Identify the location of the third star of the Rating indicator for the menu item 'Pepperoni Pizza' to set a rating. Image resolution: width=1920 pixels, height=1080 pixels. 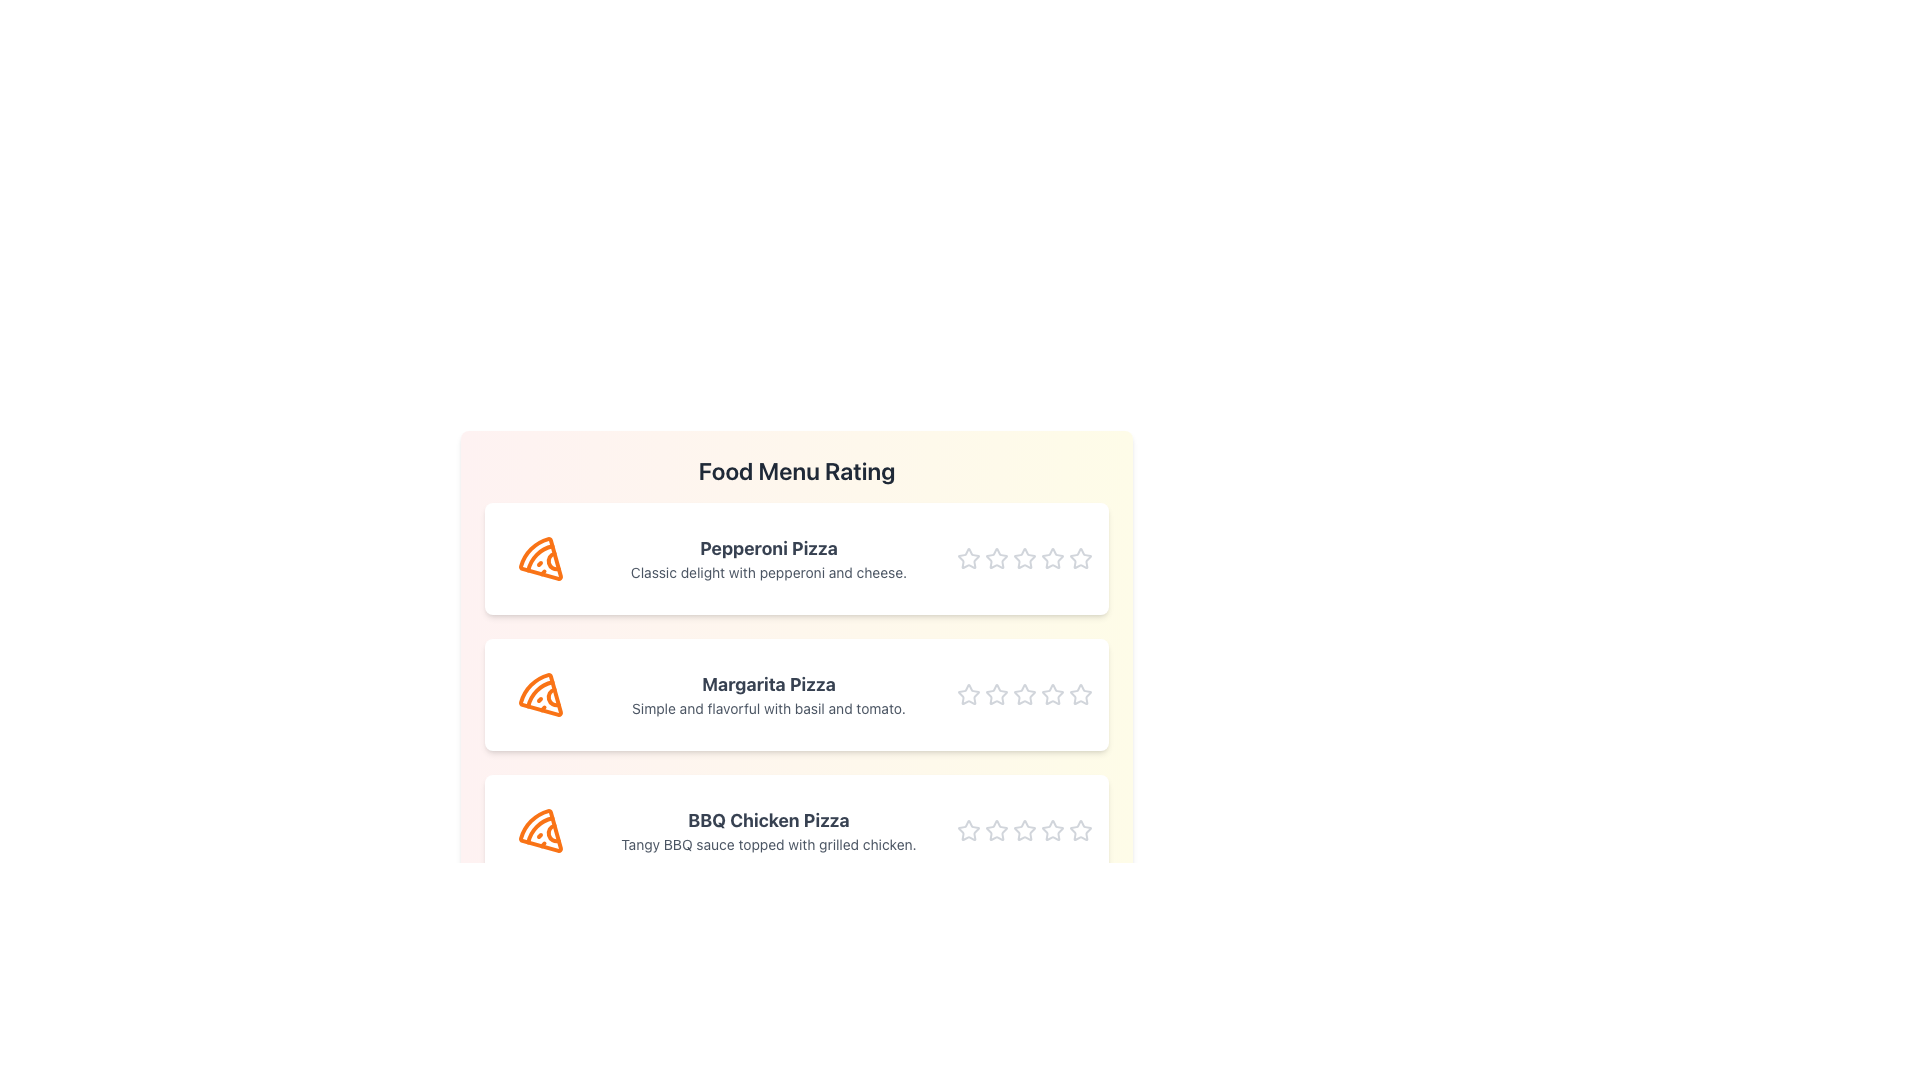
(1025, 559).